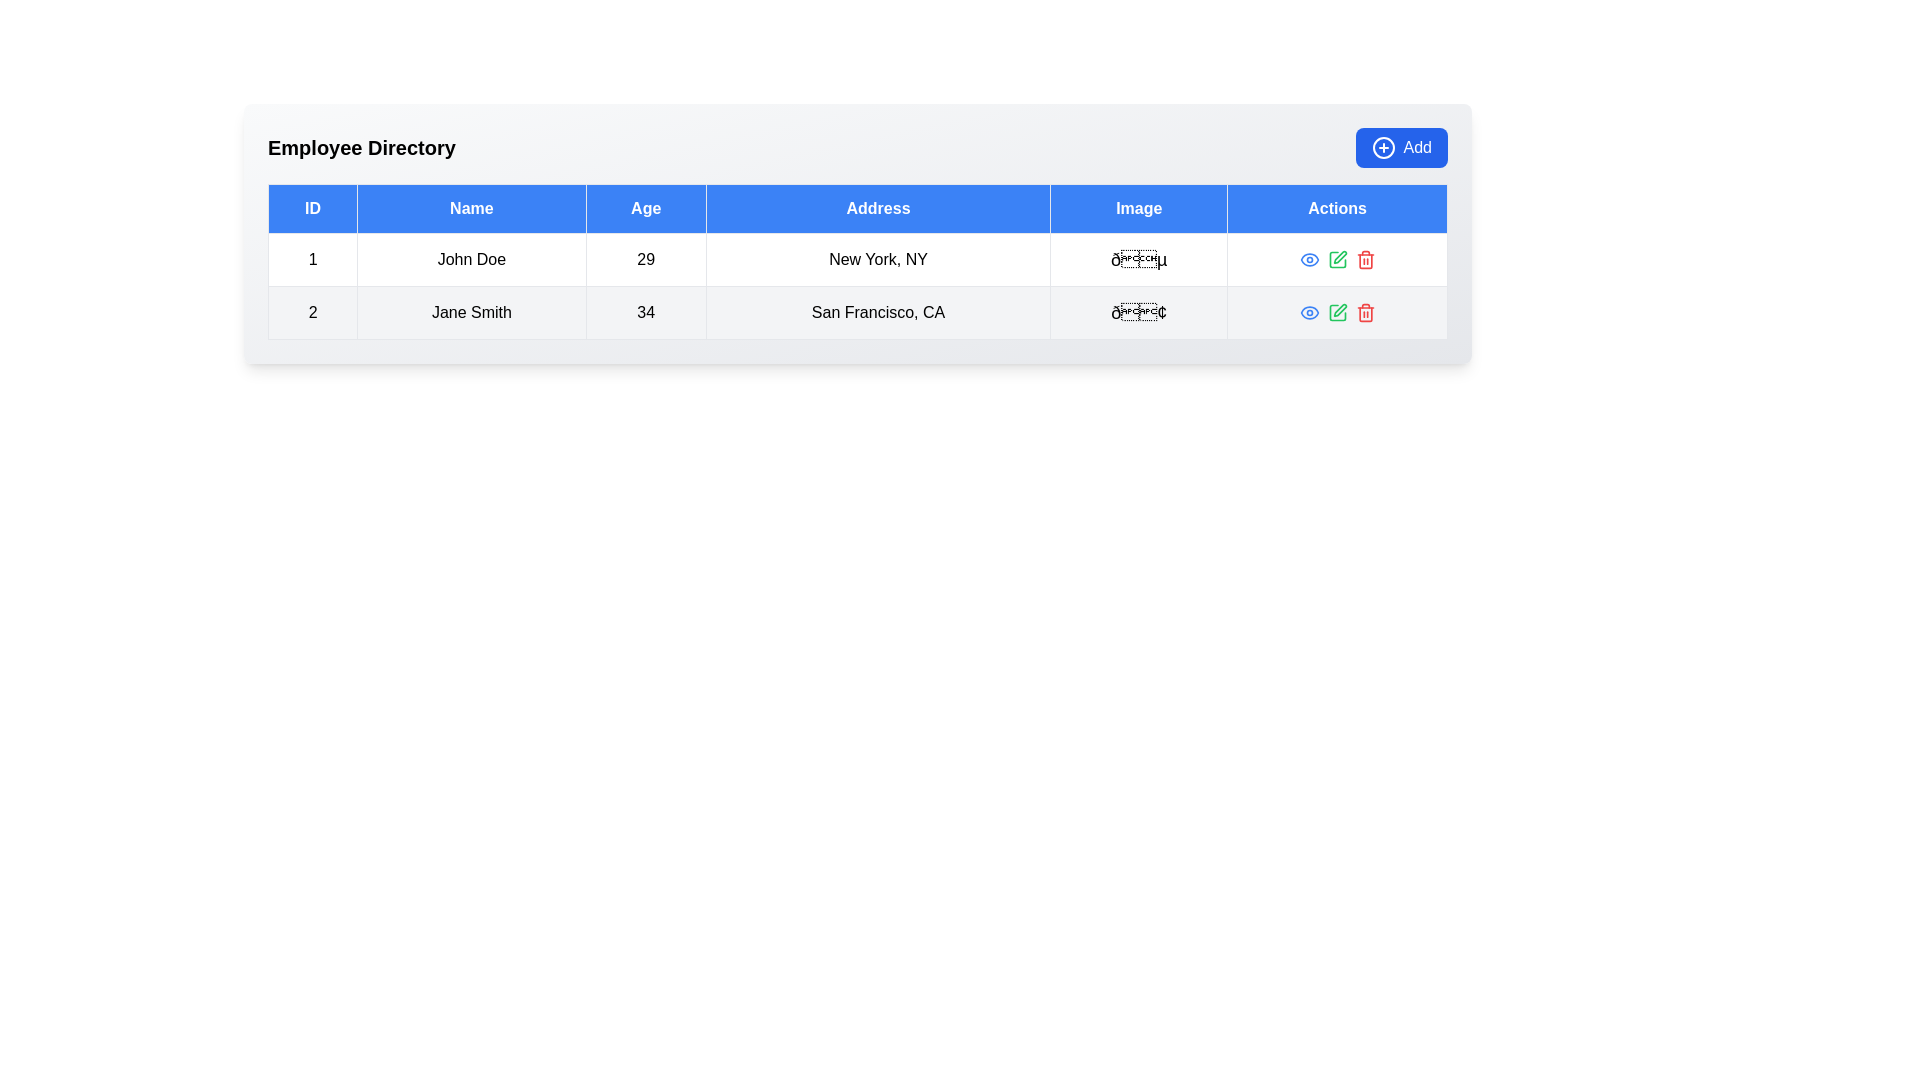 Image resolution: width=1920 pixels, height=1080 pixels. What do you see at coordinates (646, 208) in the screenshot?
I see `the 'Age' column header in the table` at bounding box center [646, 208].